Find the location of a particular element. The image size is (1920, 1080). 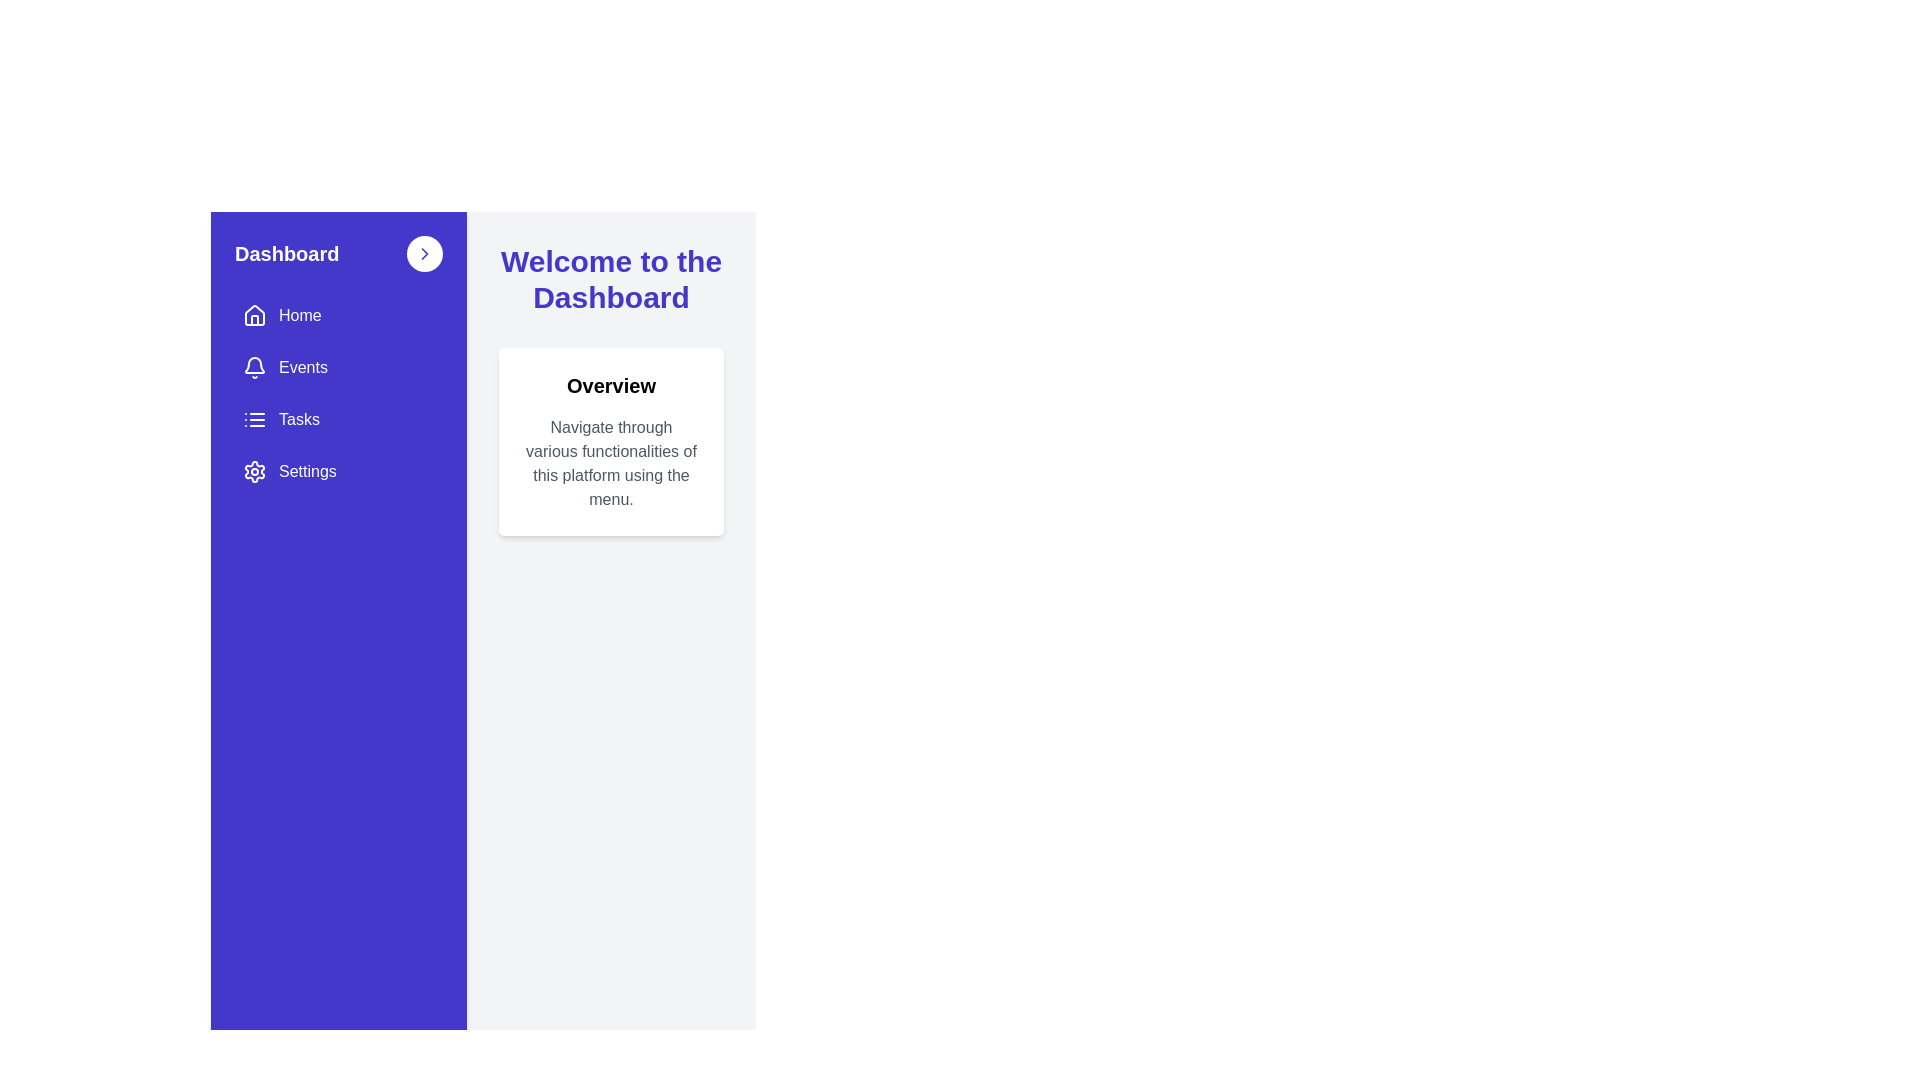

the chevron icon located towards the right edge of the sidebar is located at coordinates (424, 253).